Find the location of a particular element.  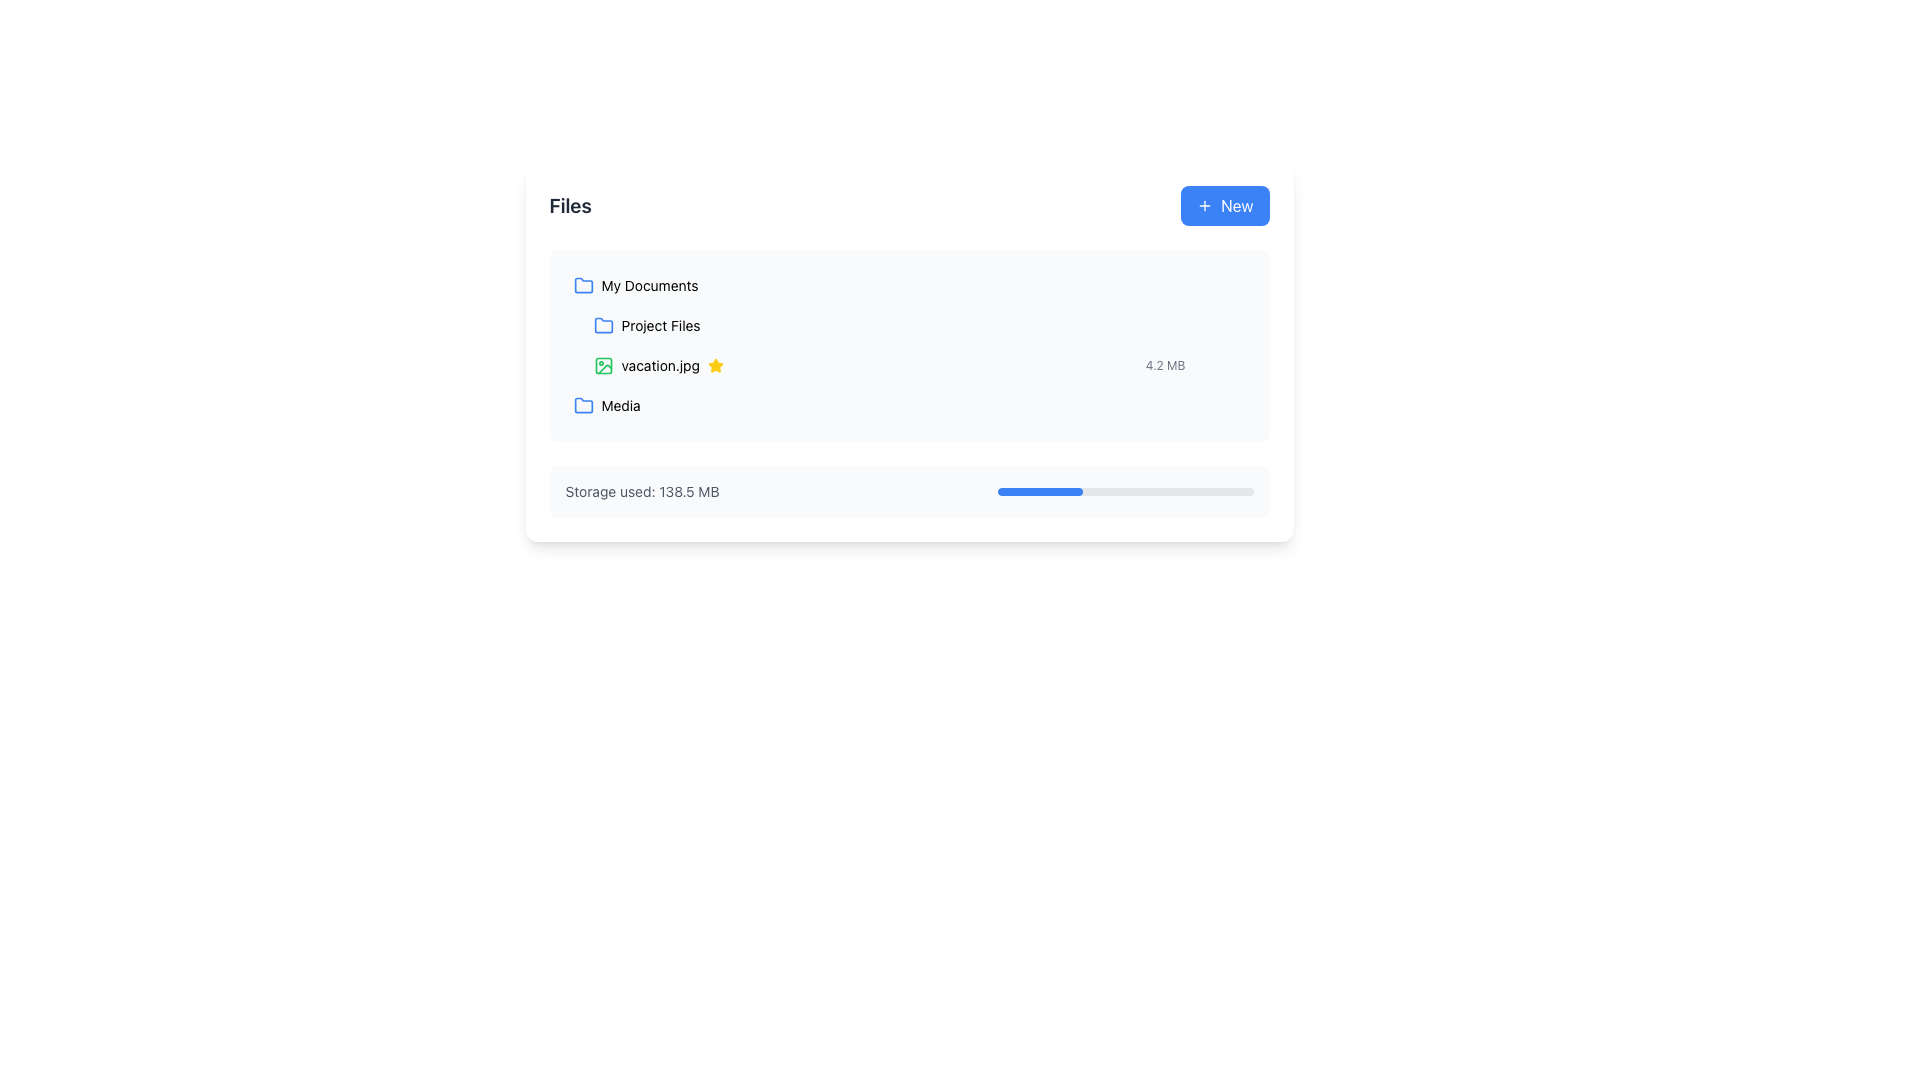

the star icon with a yellow fill and orange tint, located is located at coordinates (715, 366).